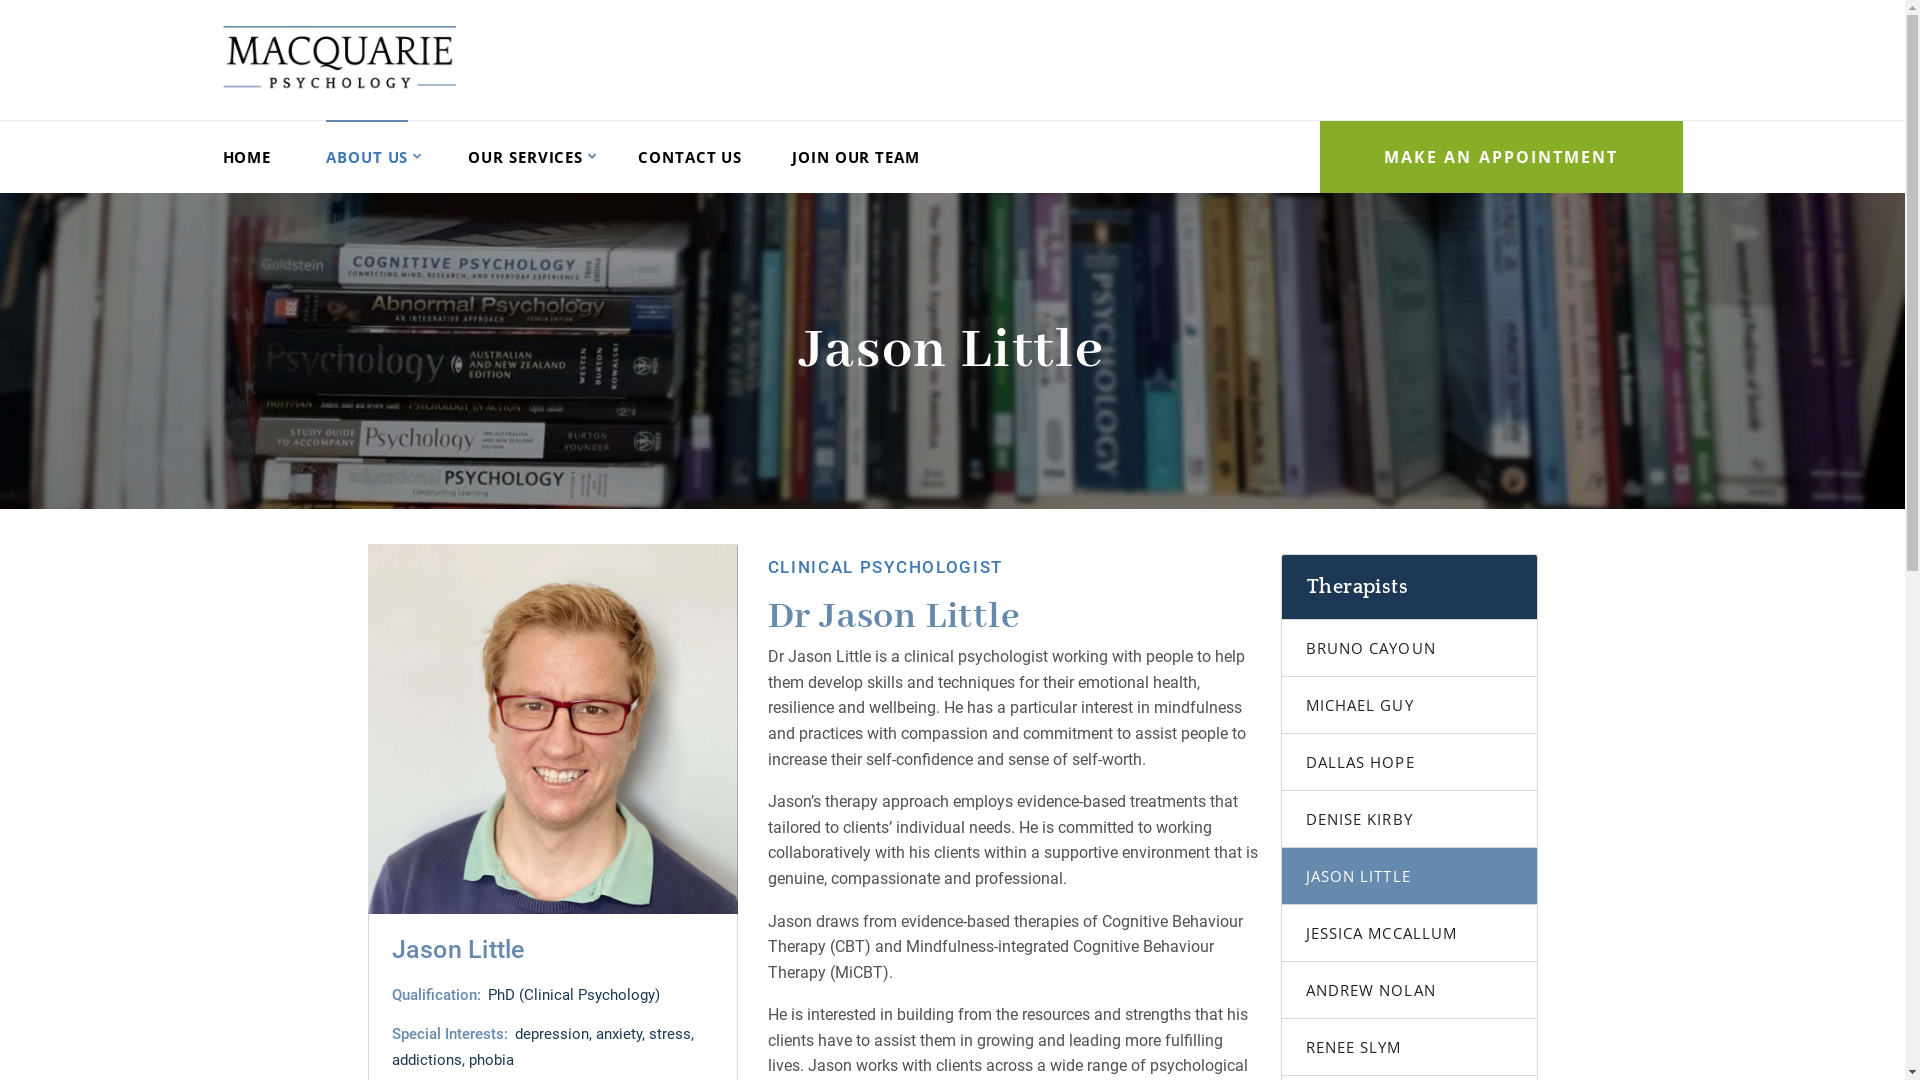 The width and height of the screenshot is (1920, 1080). I want to click on 'Macquarie Psychology', so click(338, 56).